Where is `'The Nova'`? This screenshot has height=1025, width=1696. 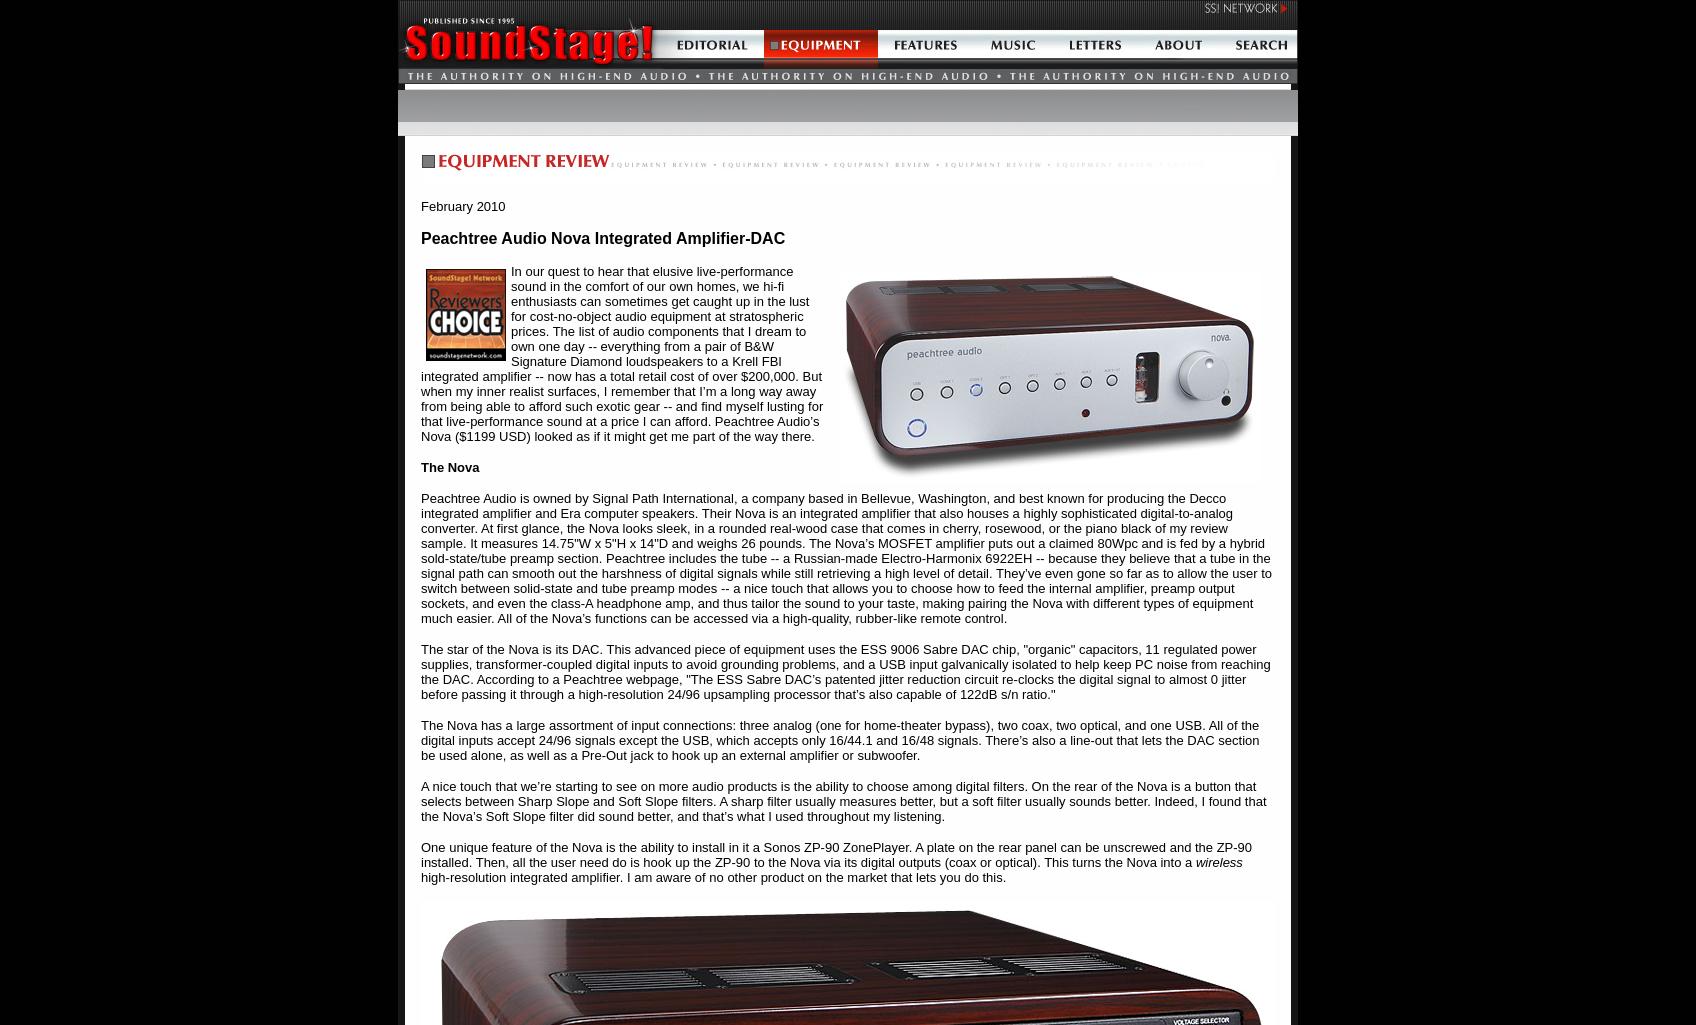
'The Nova' is located at coordinates (449, 467).